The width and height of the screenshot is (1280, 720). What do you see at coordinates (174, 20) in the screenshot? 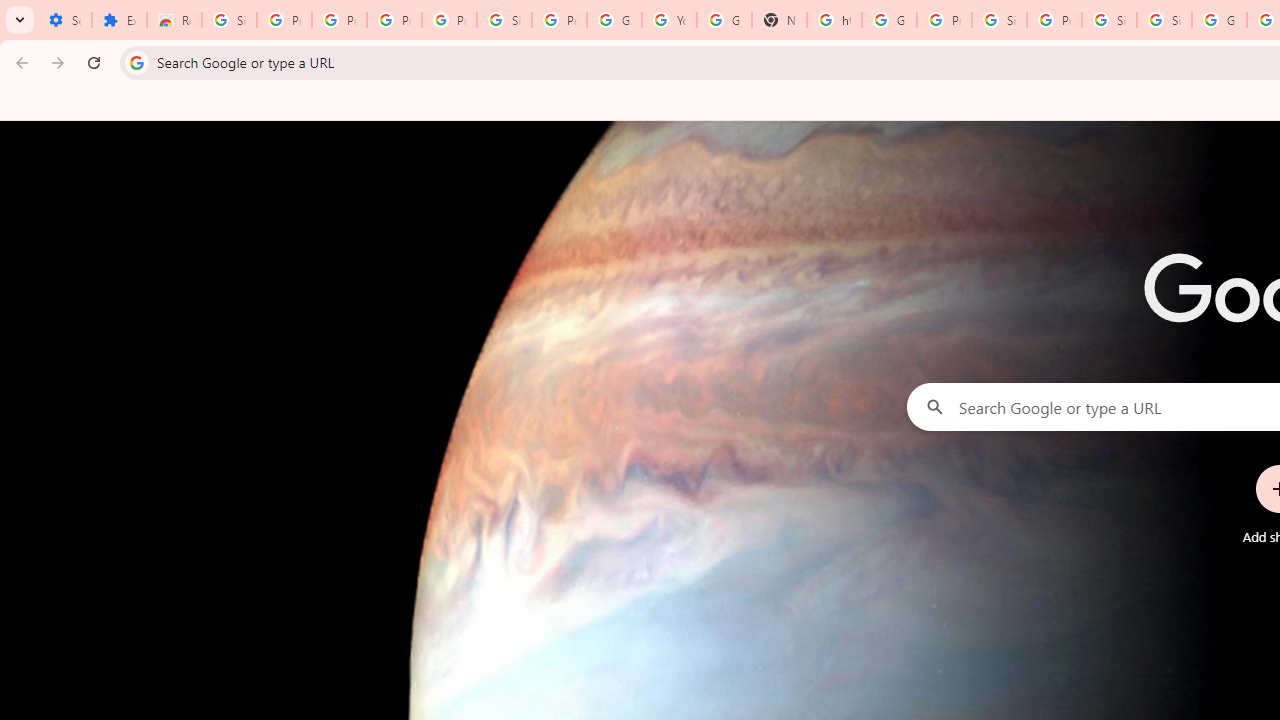
I see `'Reviews: Helix Fruit Jump Arcade Game'` at bounding box center [174, 20].